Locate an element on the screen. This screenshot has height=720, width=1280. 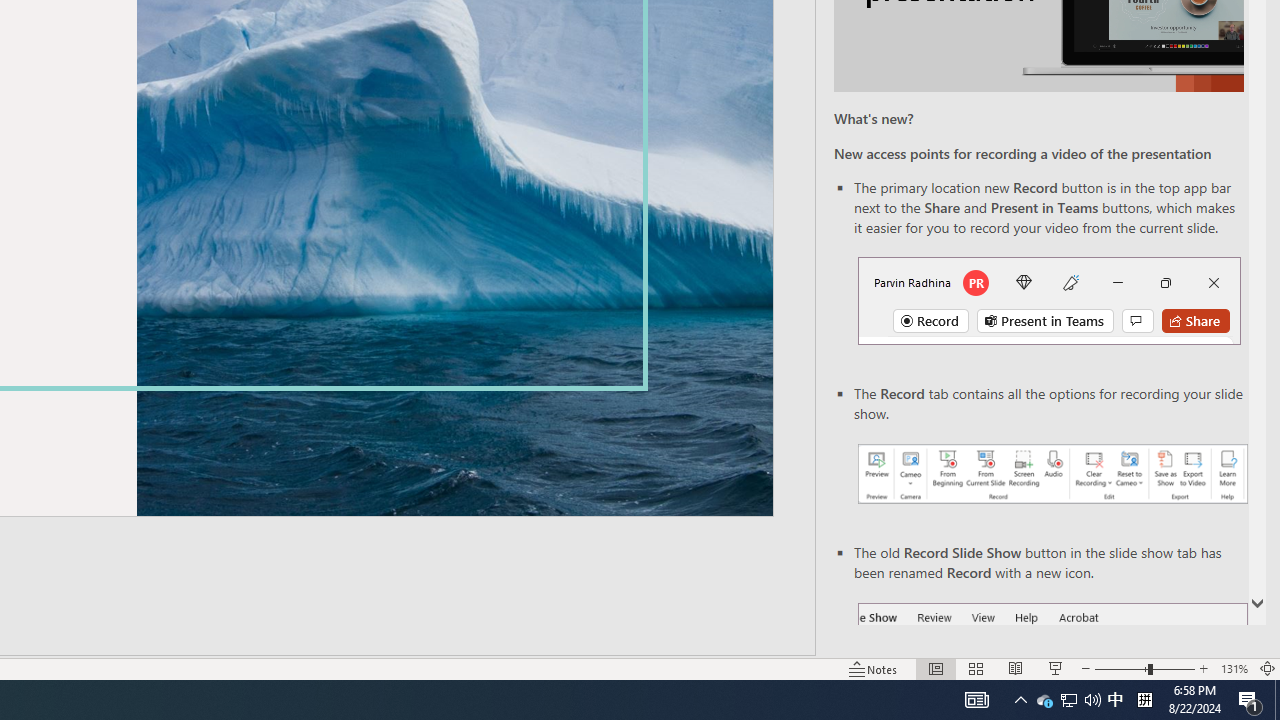
'Slide Sorter' is located at coordinates (976, 669).